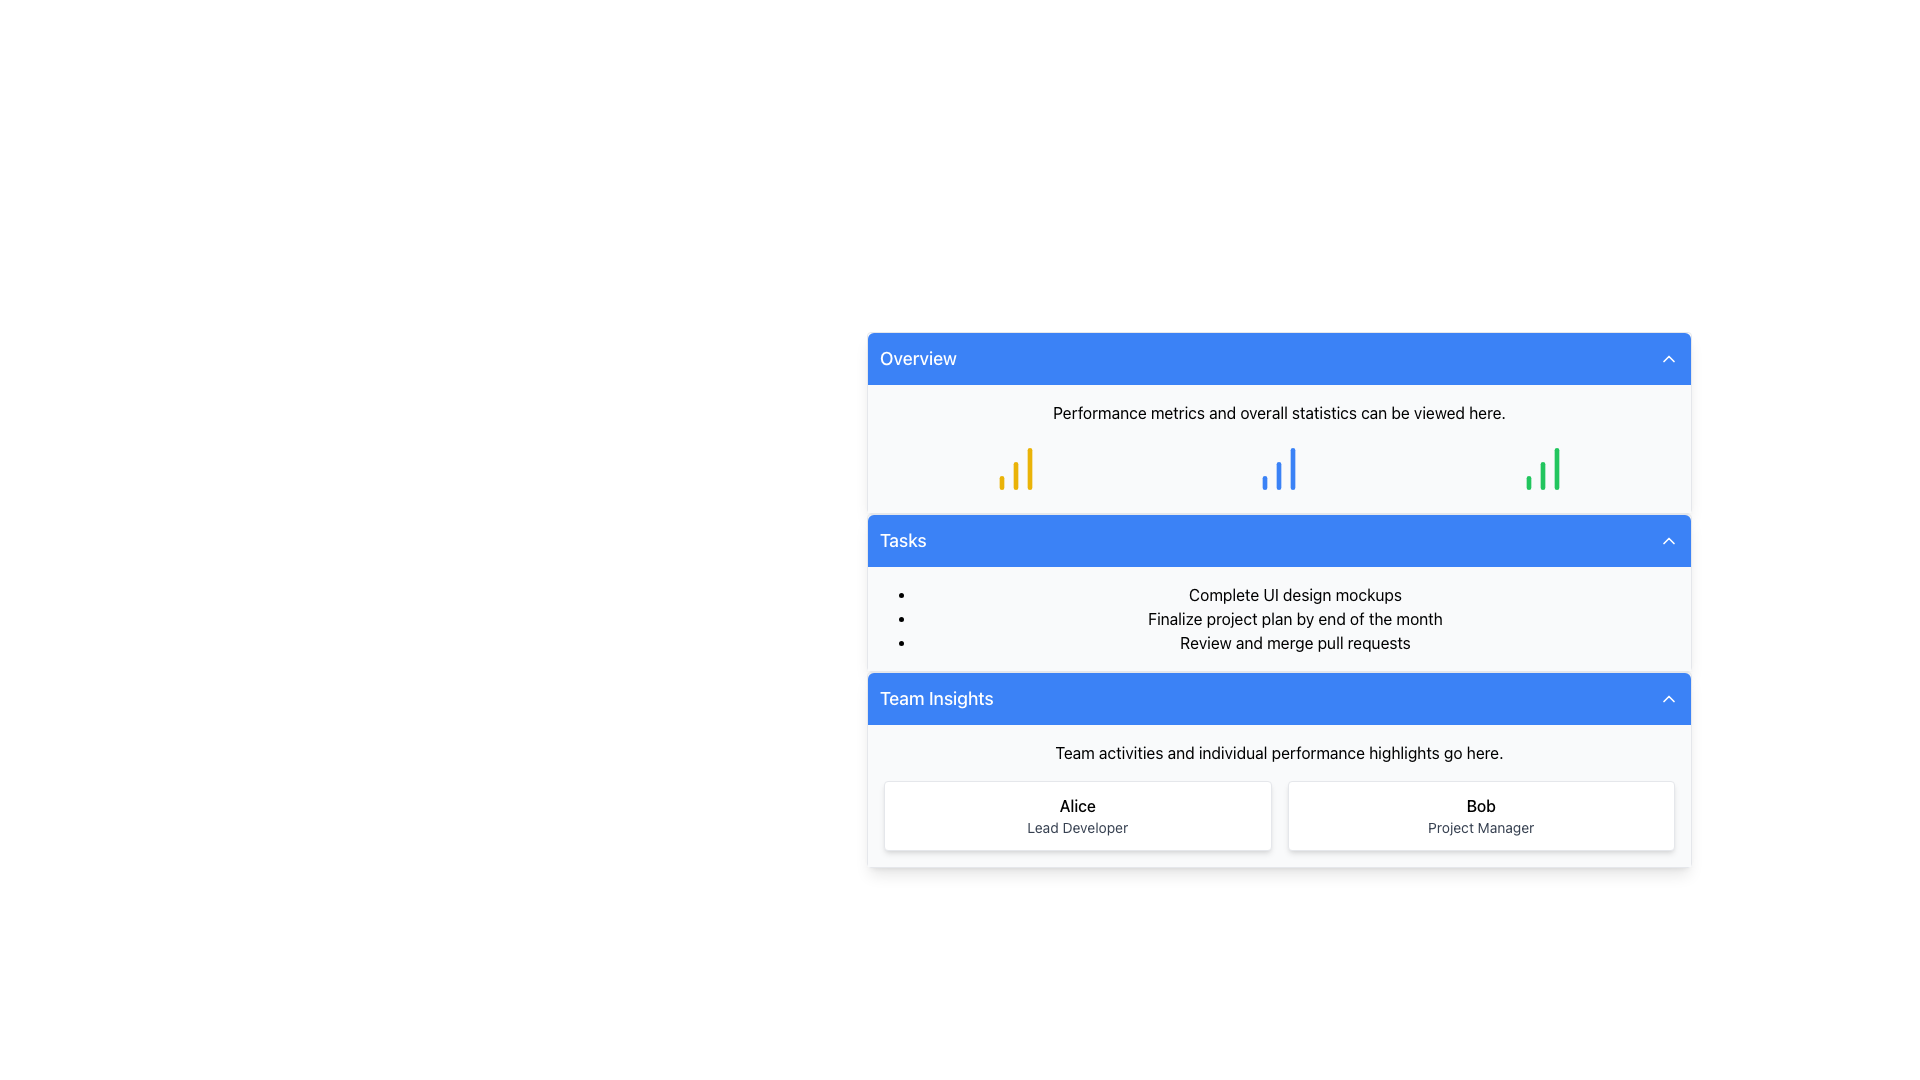 This screenshot has width=1920, height=1080. I want to click on the upward-chevron icon located at the rightmost end of the blue header section labeled 'Overview', so click(1669, 357).